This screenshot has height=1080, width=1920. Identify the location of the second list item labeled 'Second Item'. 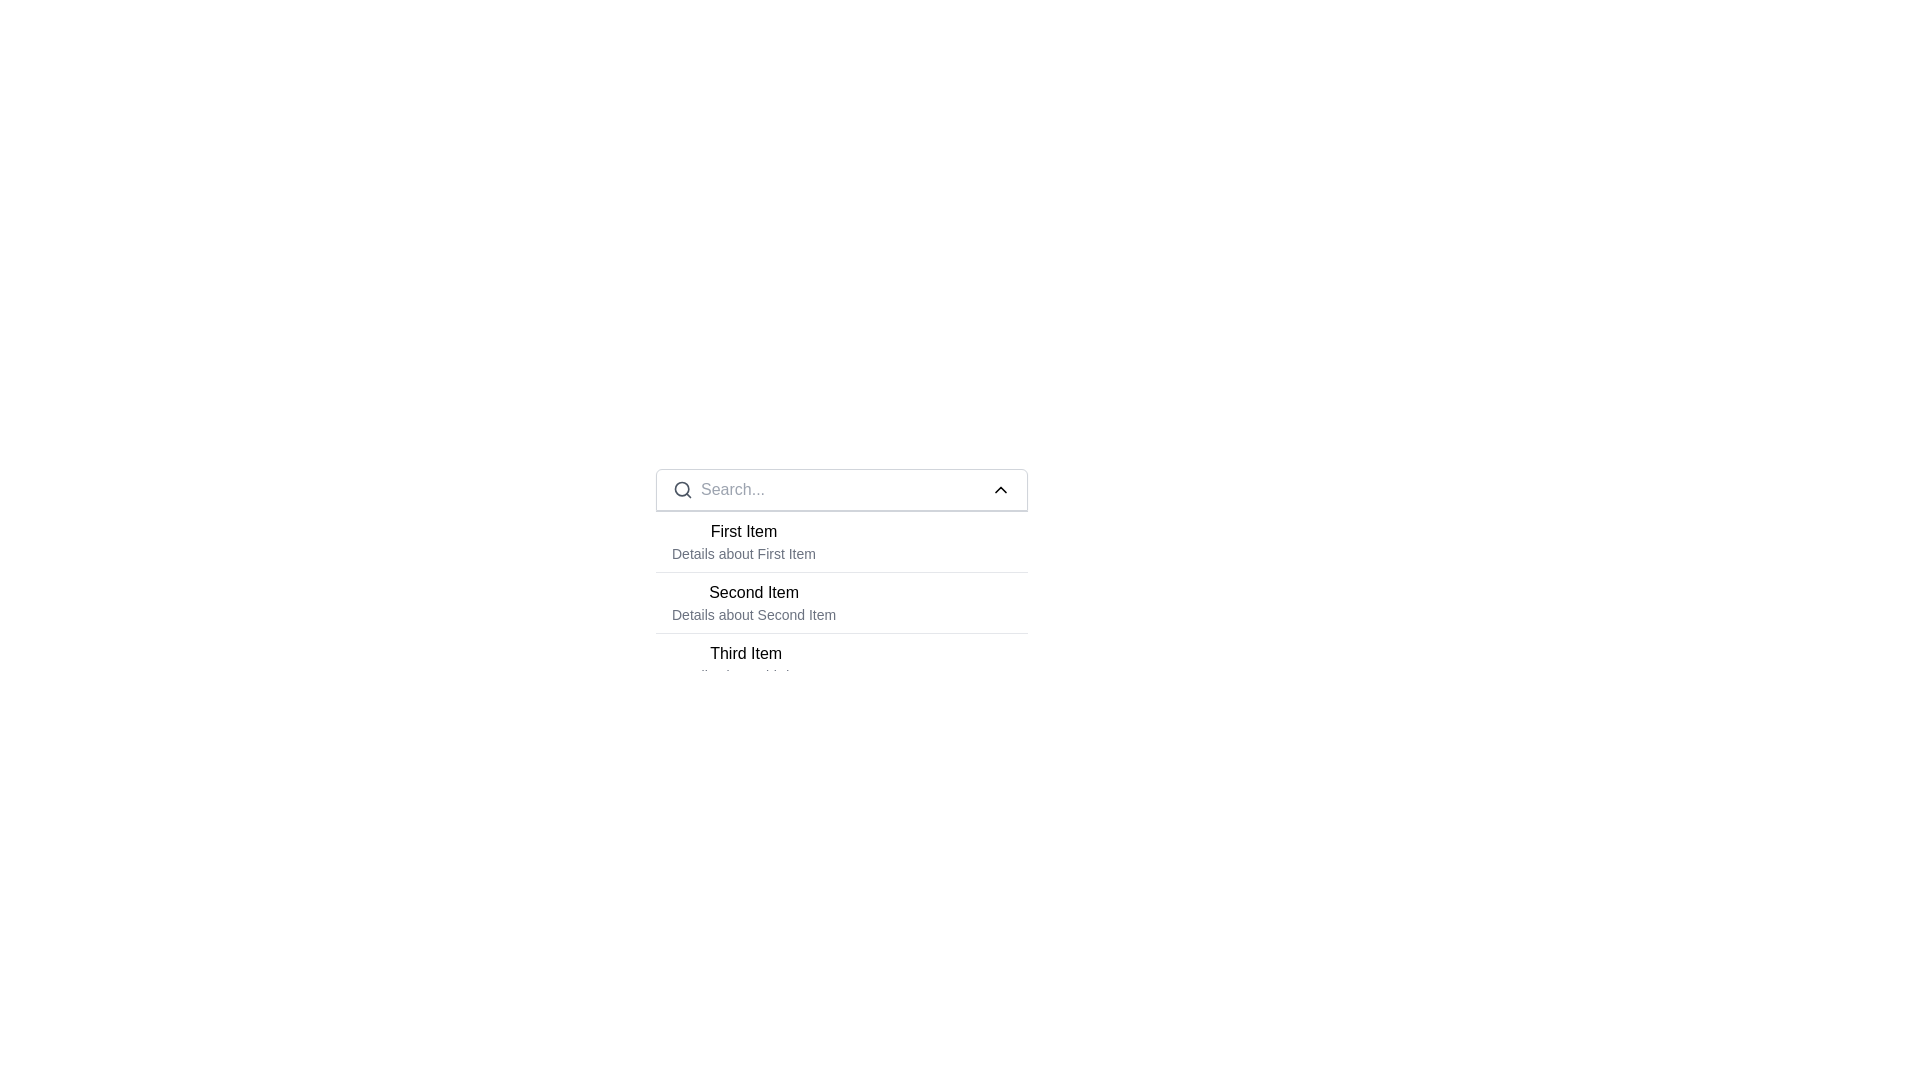
(753, 601).